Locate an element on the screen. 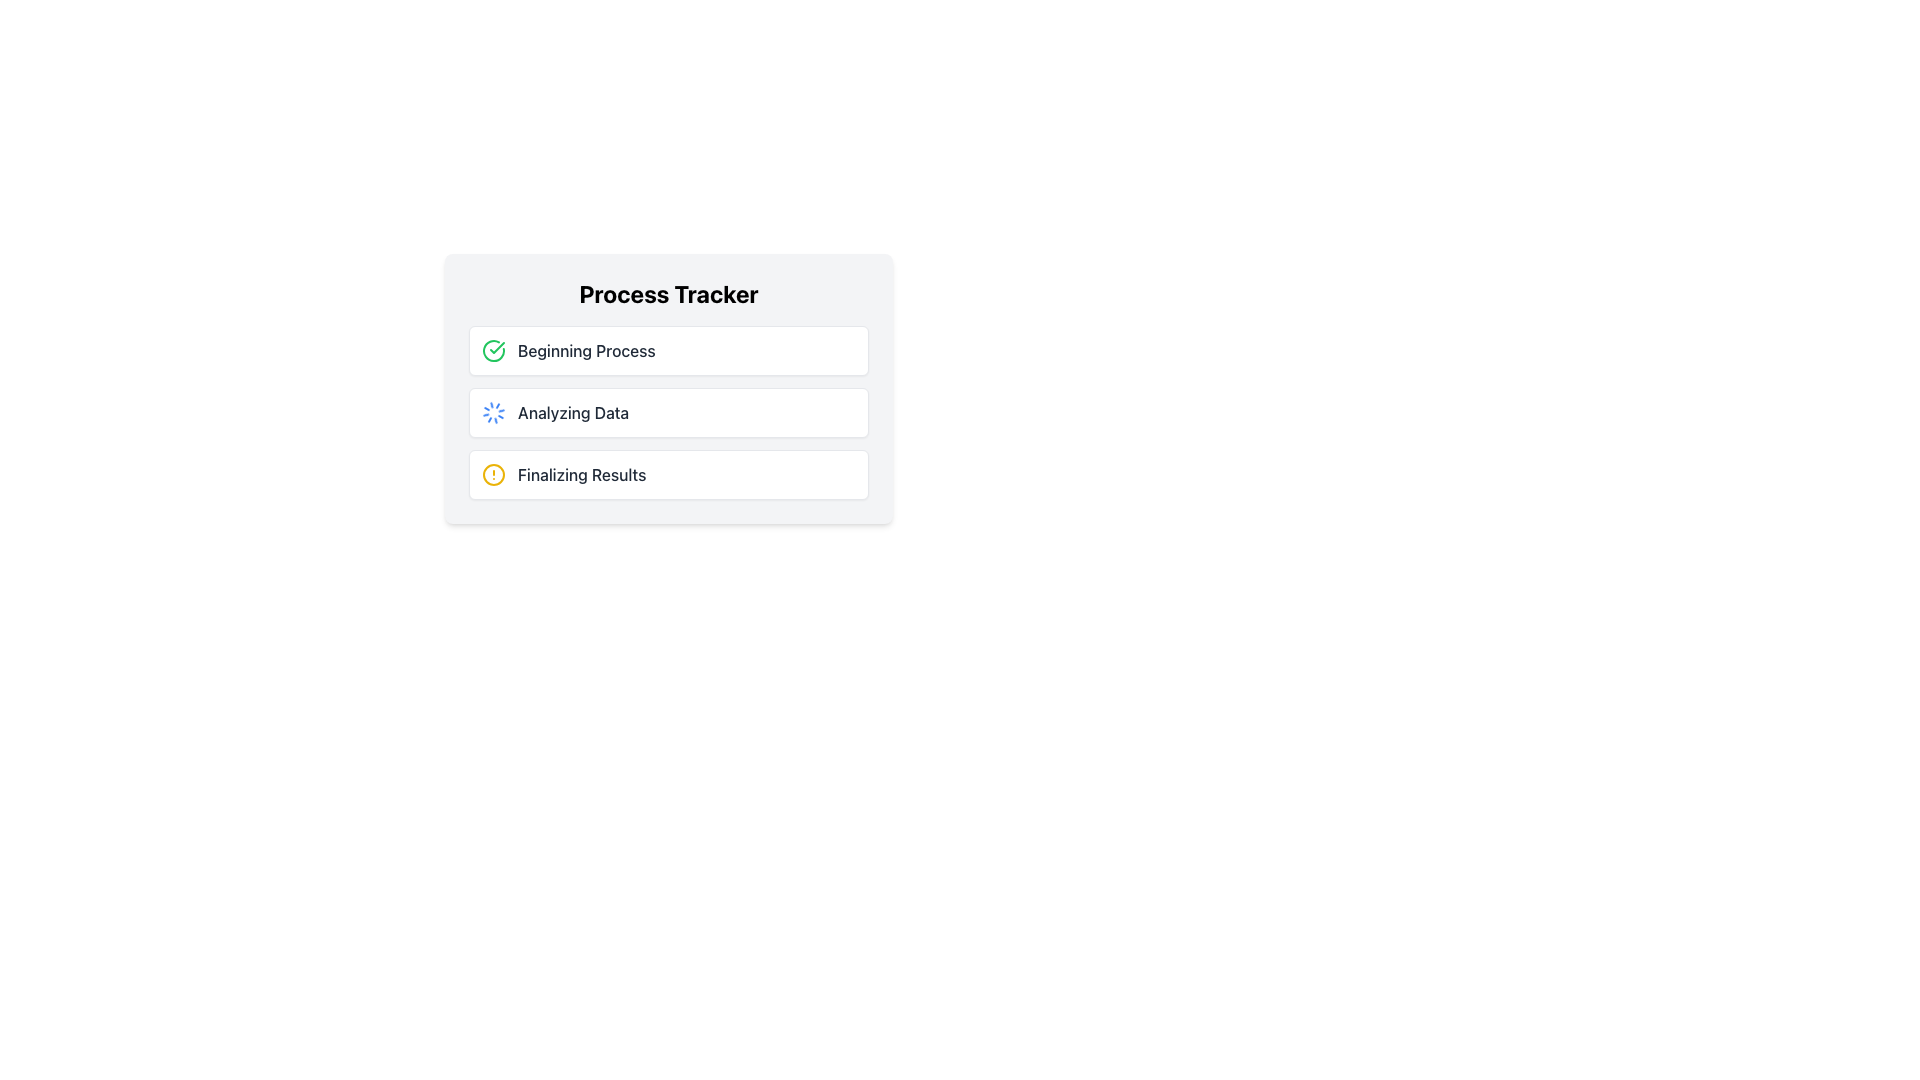 The width and height of the screenshot is (1920, 1080). text label indicating the 'Beginning Process' stage, which is the first item in the vertically stacked list under the 'Process Tracker' heading is located at coordinates (567, 350).